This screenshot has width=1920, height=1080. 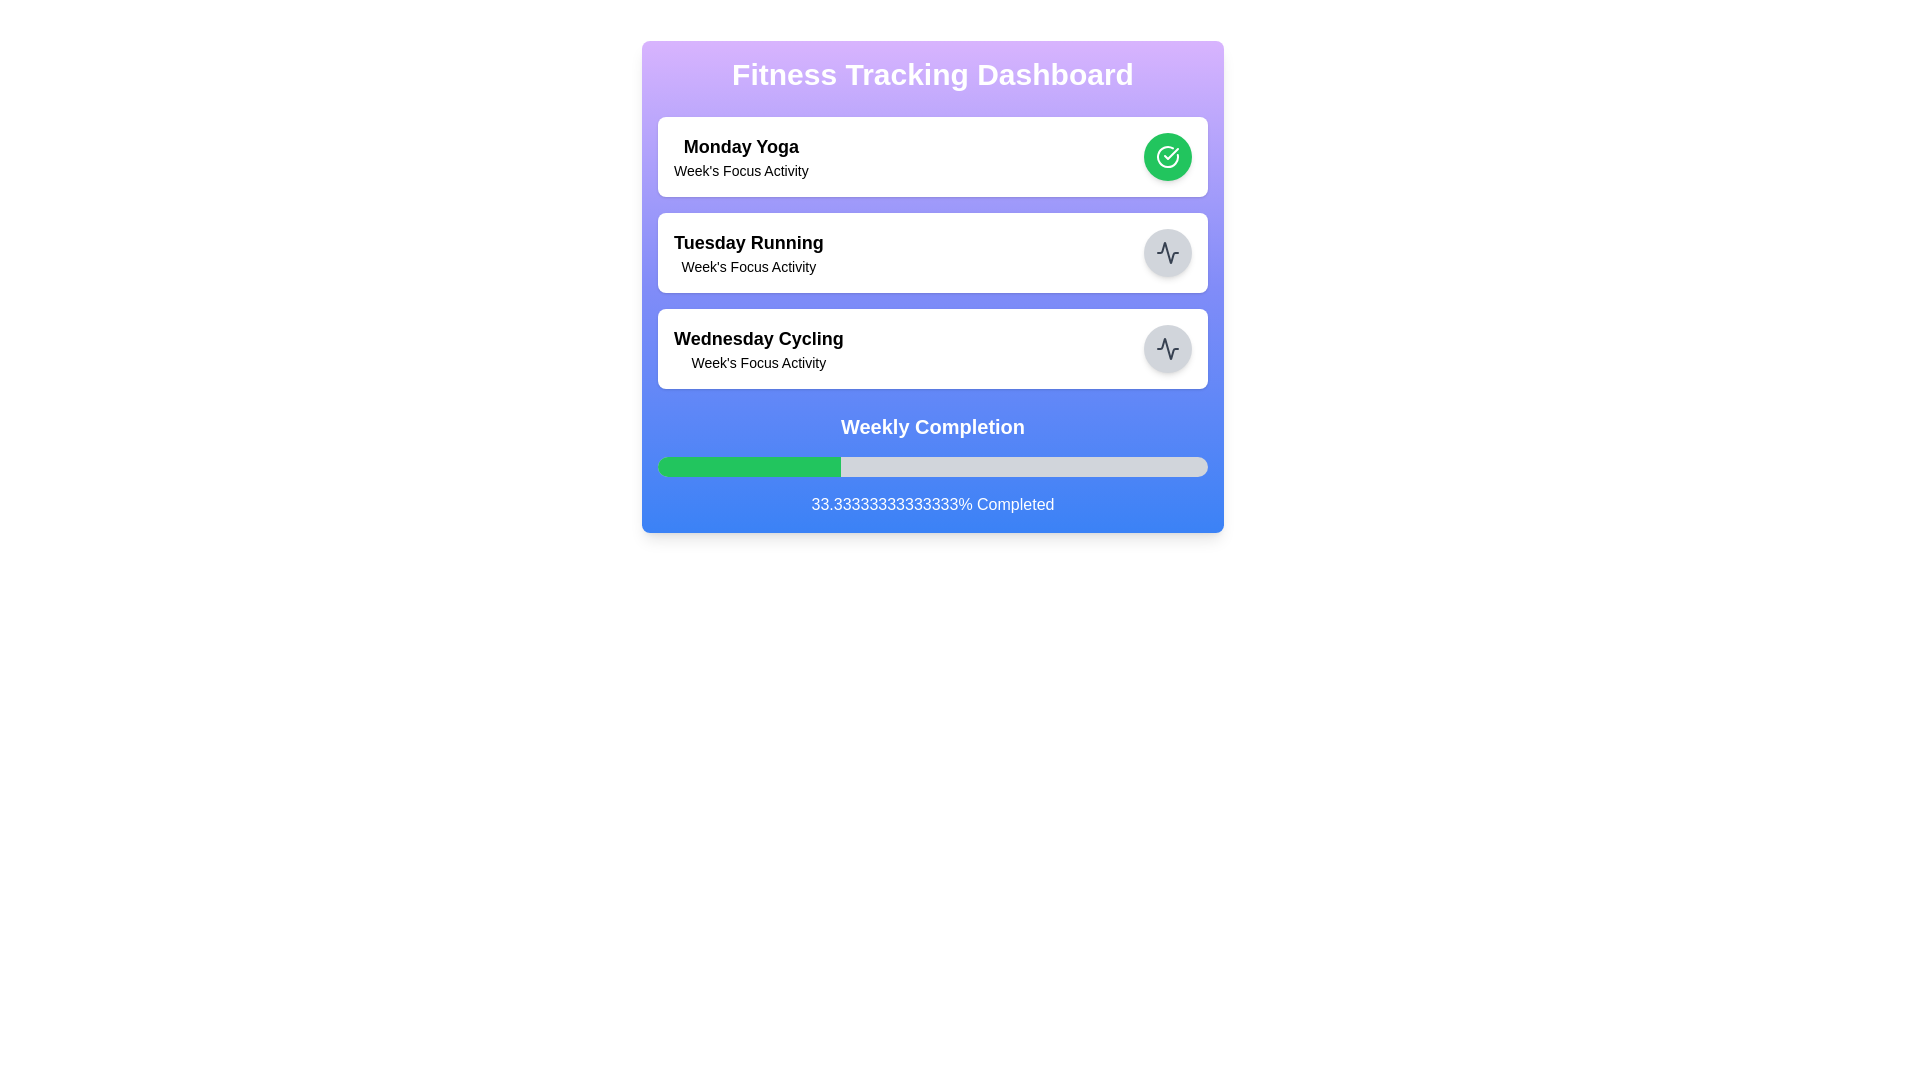 What do you see at coordinates (1167, 347) in the screenshot?
I see `the circular icon button with a gray background and black activity graph icon located to the right of the 'Wednesday Cycling – Week's Focus Activity' title to interact with the activity` at bounding box center [1167, 347].